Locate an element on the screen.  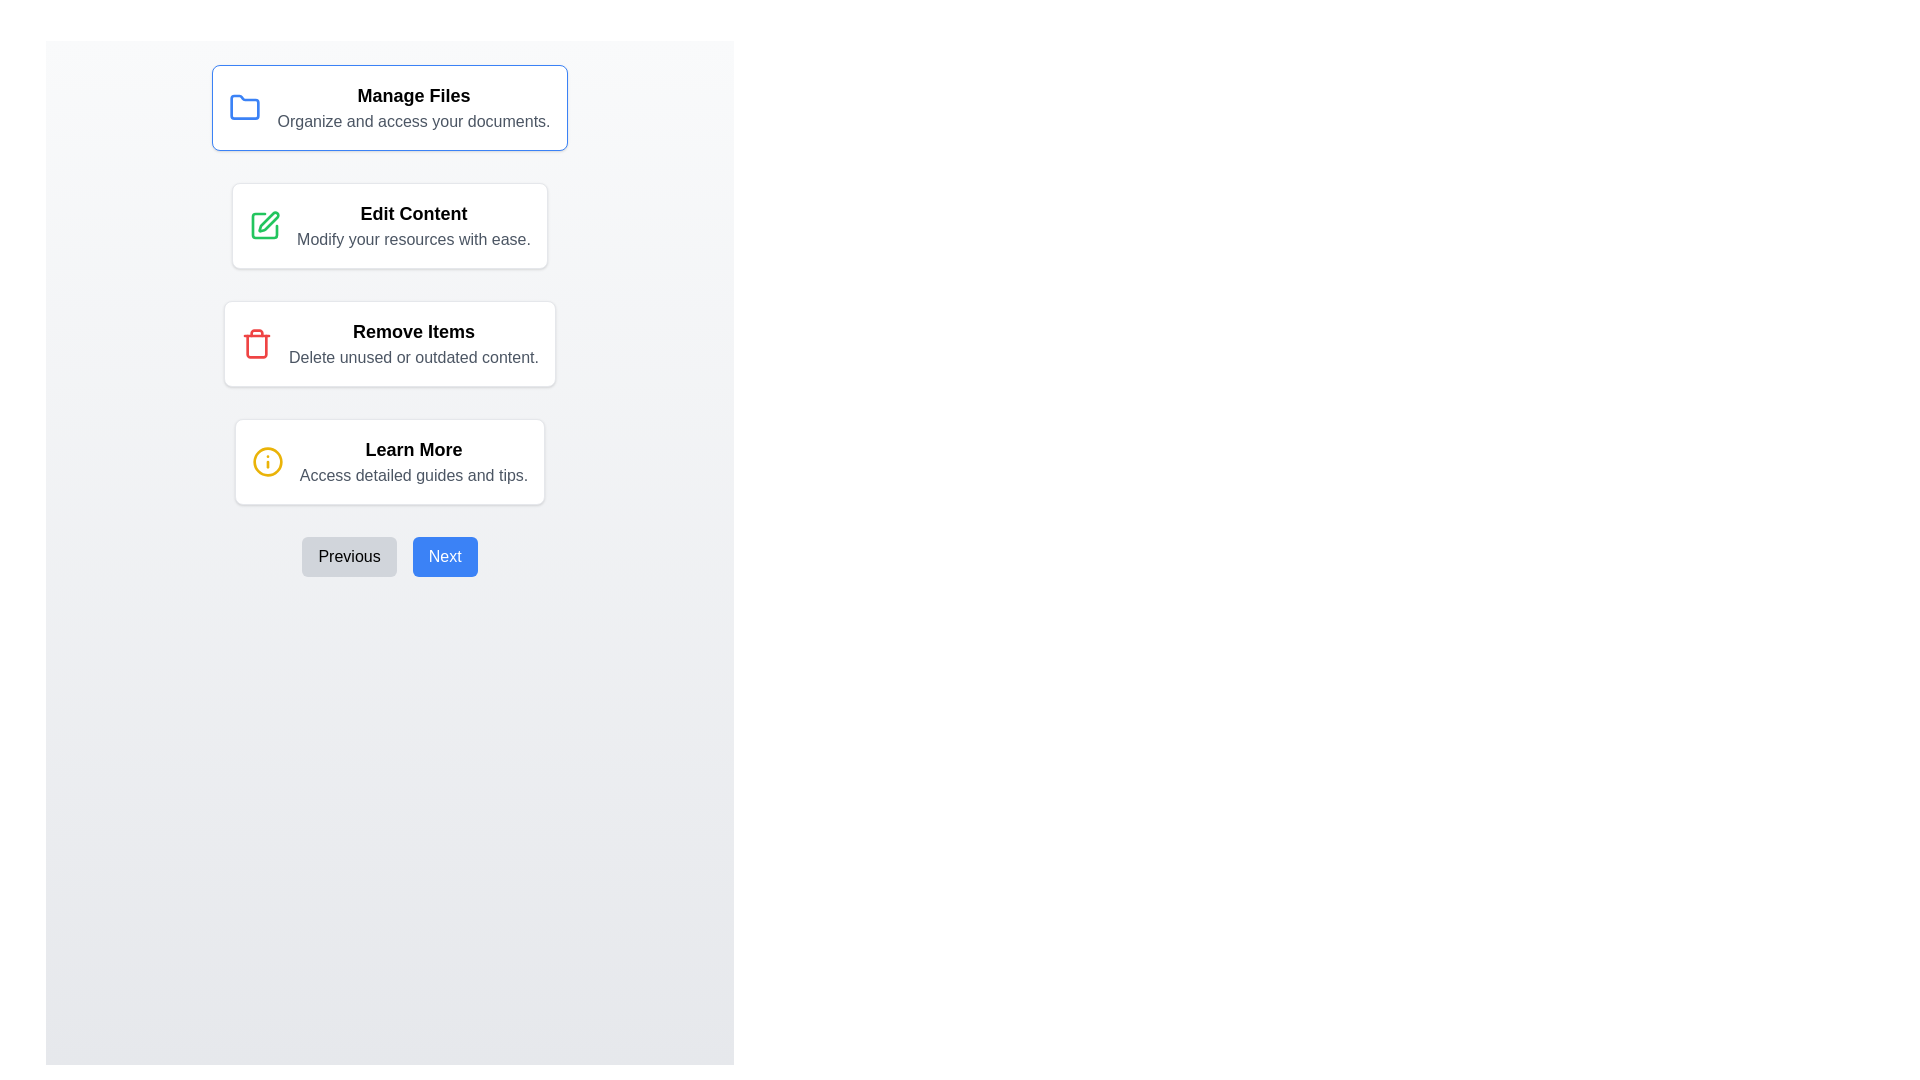
the 'Previous' and 'Next' buttons in the Button Group located at the bottom center of the layout to trigger state changes is located at coordinates (389, 556).